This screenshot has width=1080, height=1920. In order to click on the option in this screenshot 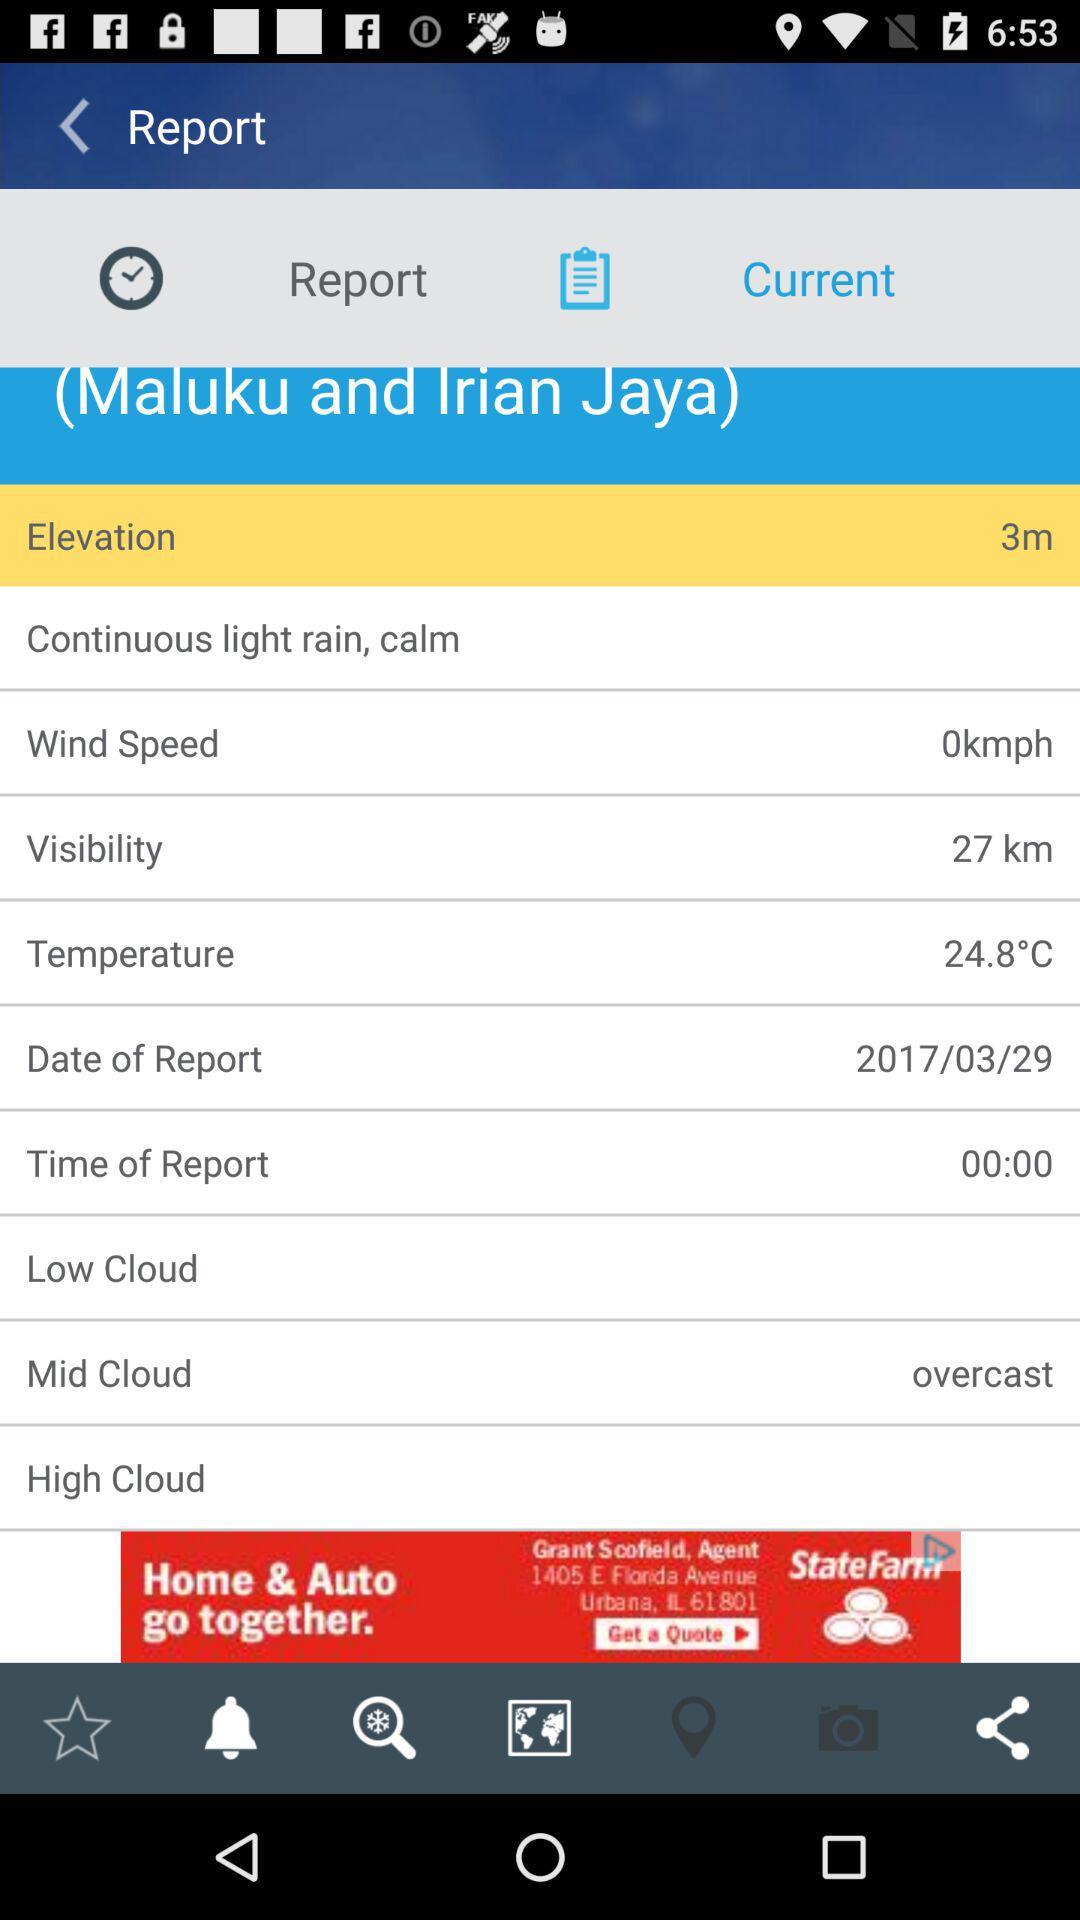, I will do `click(75, 1727)`.